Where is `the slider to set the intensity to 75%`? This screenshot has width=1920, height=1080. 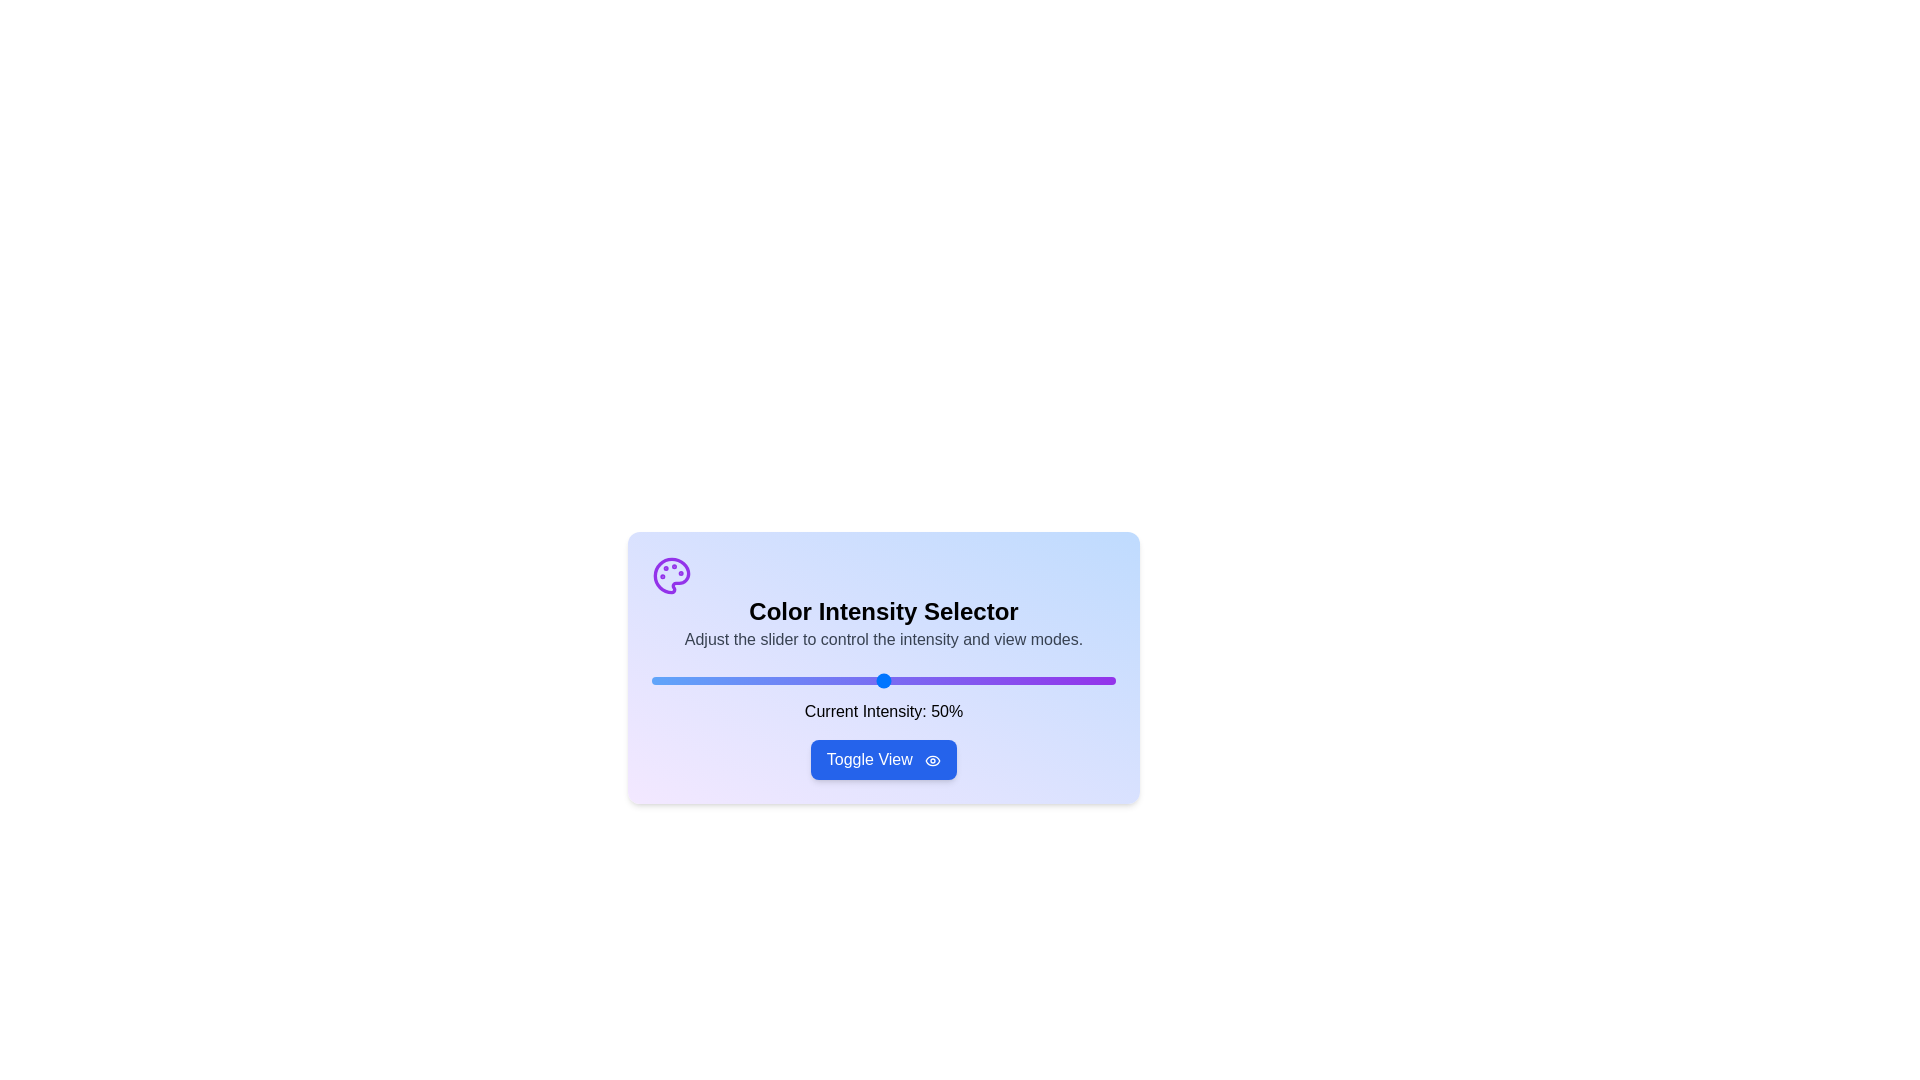
the slider to set the intensity to 75% is located at coordinates (999, 680).